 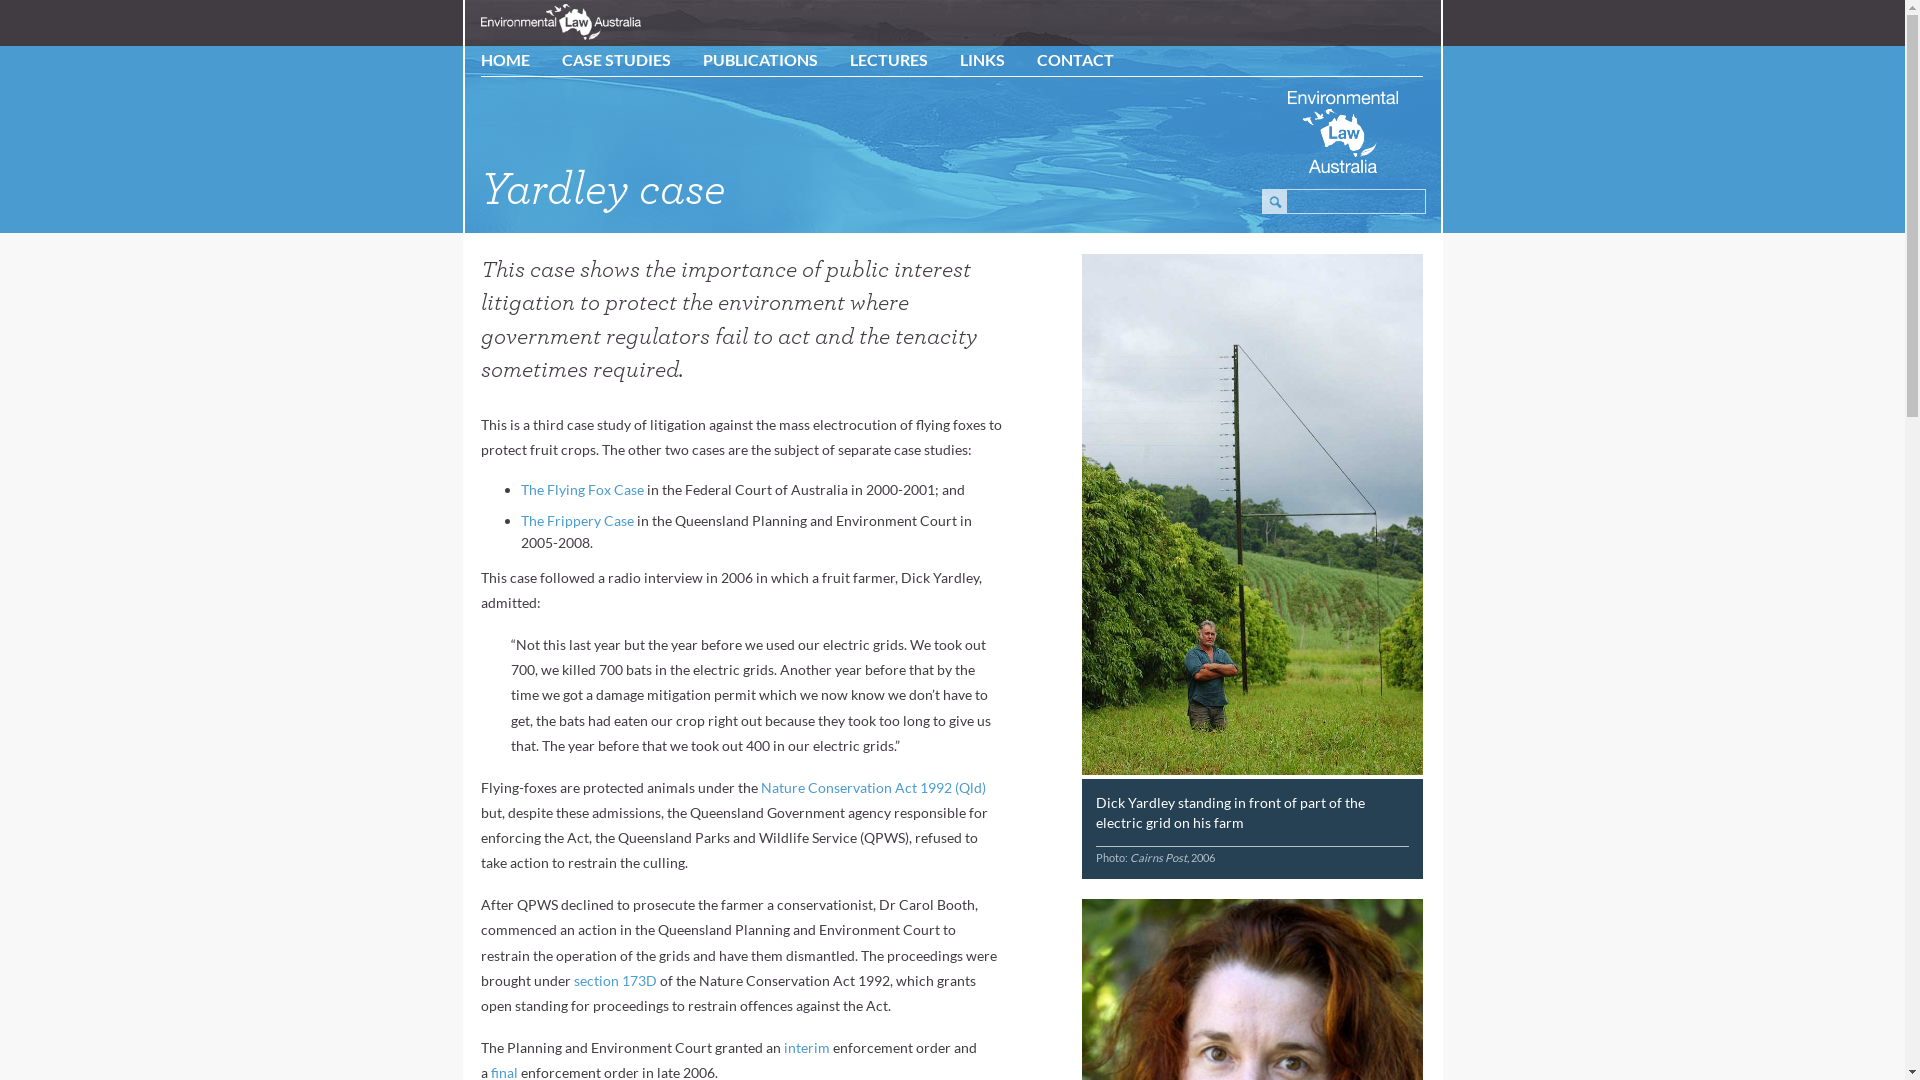 What do you see at coordinates (480, 58) in the screenshot?
I see `'HOME'` at bounding box center [480, 58].